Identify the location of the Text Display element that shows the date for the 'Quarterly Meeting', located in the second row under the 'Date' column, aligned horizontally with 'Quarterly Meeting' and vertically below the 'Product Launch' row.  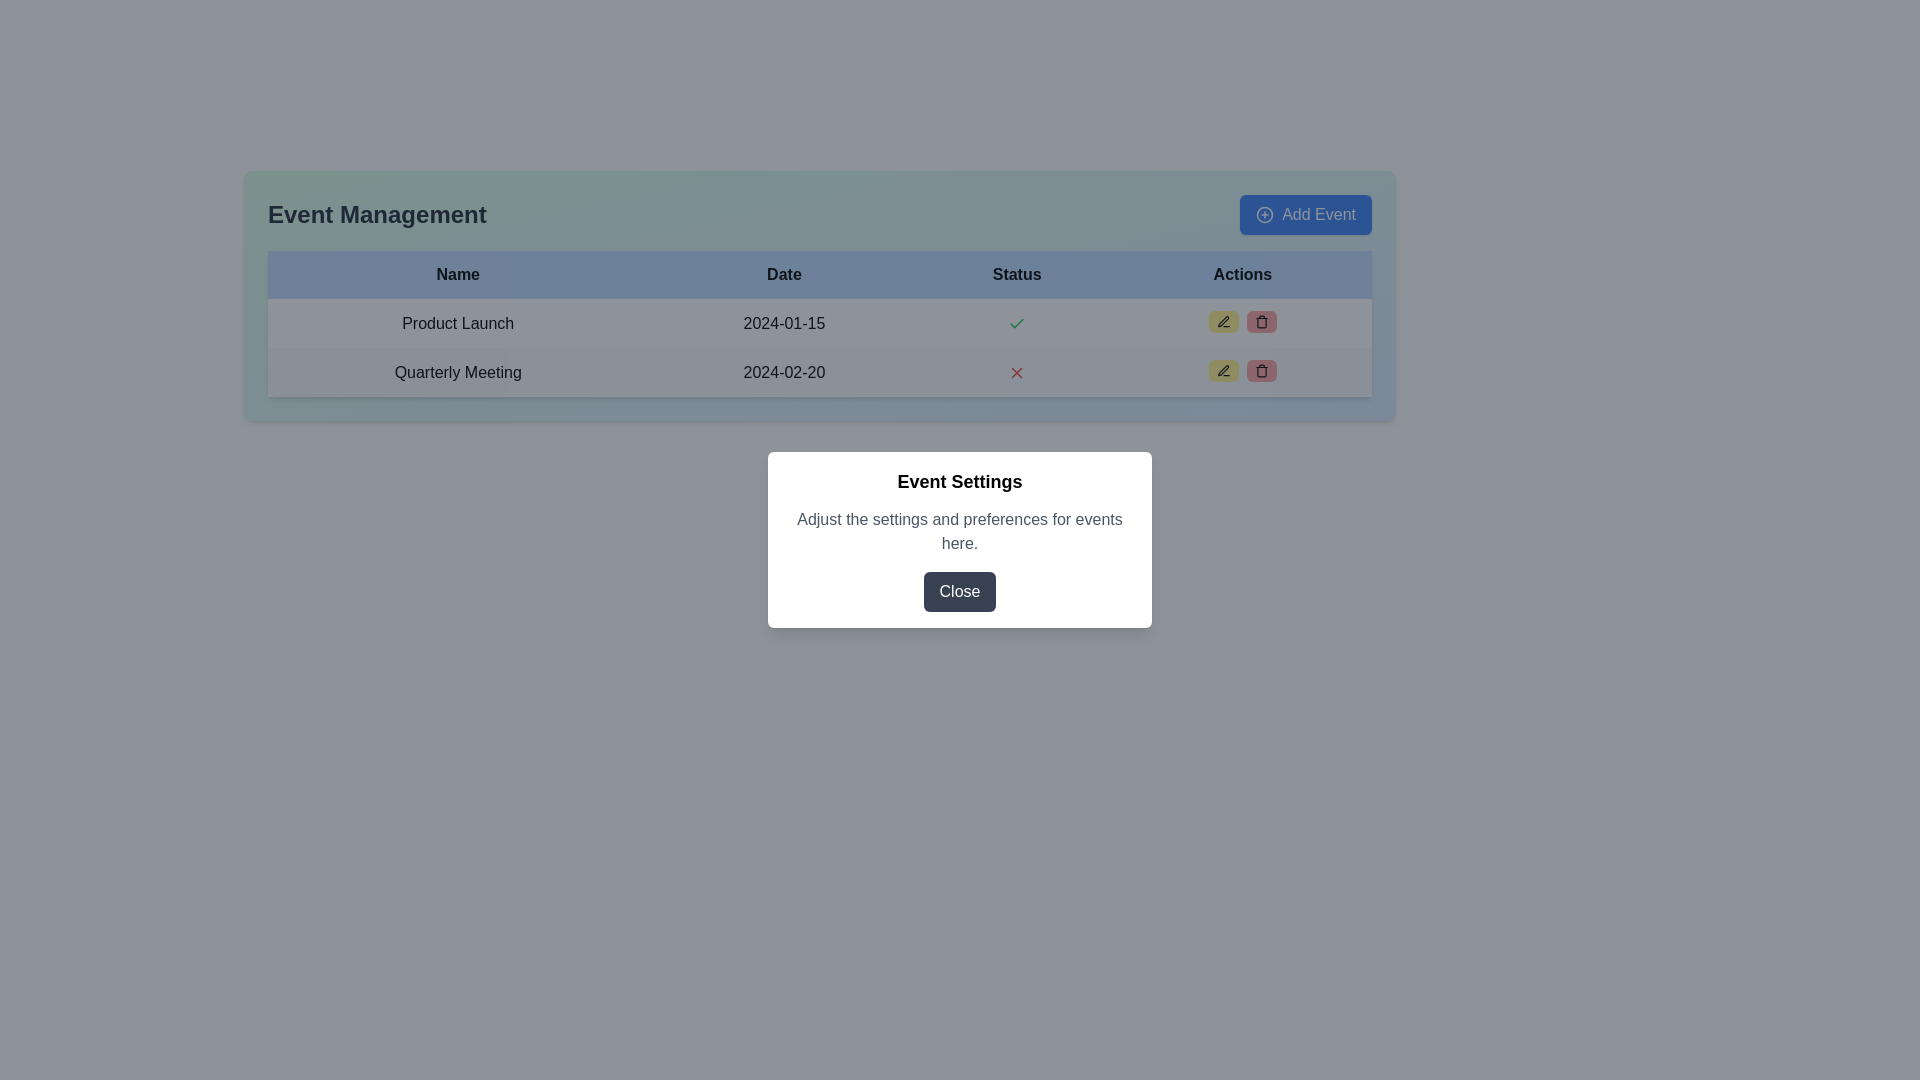
(820, 371).